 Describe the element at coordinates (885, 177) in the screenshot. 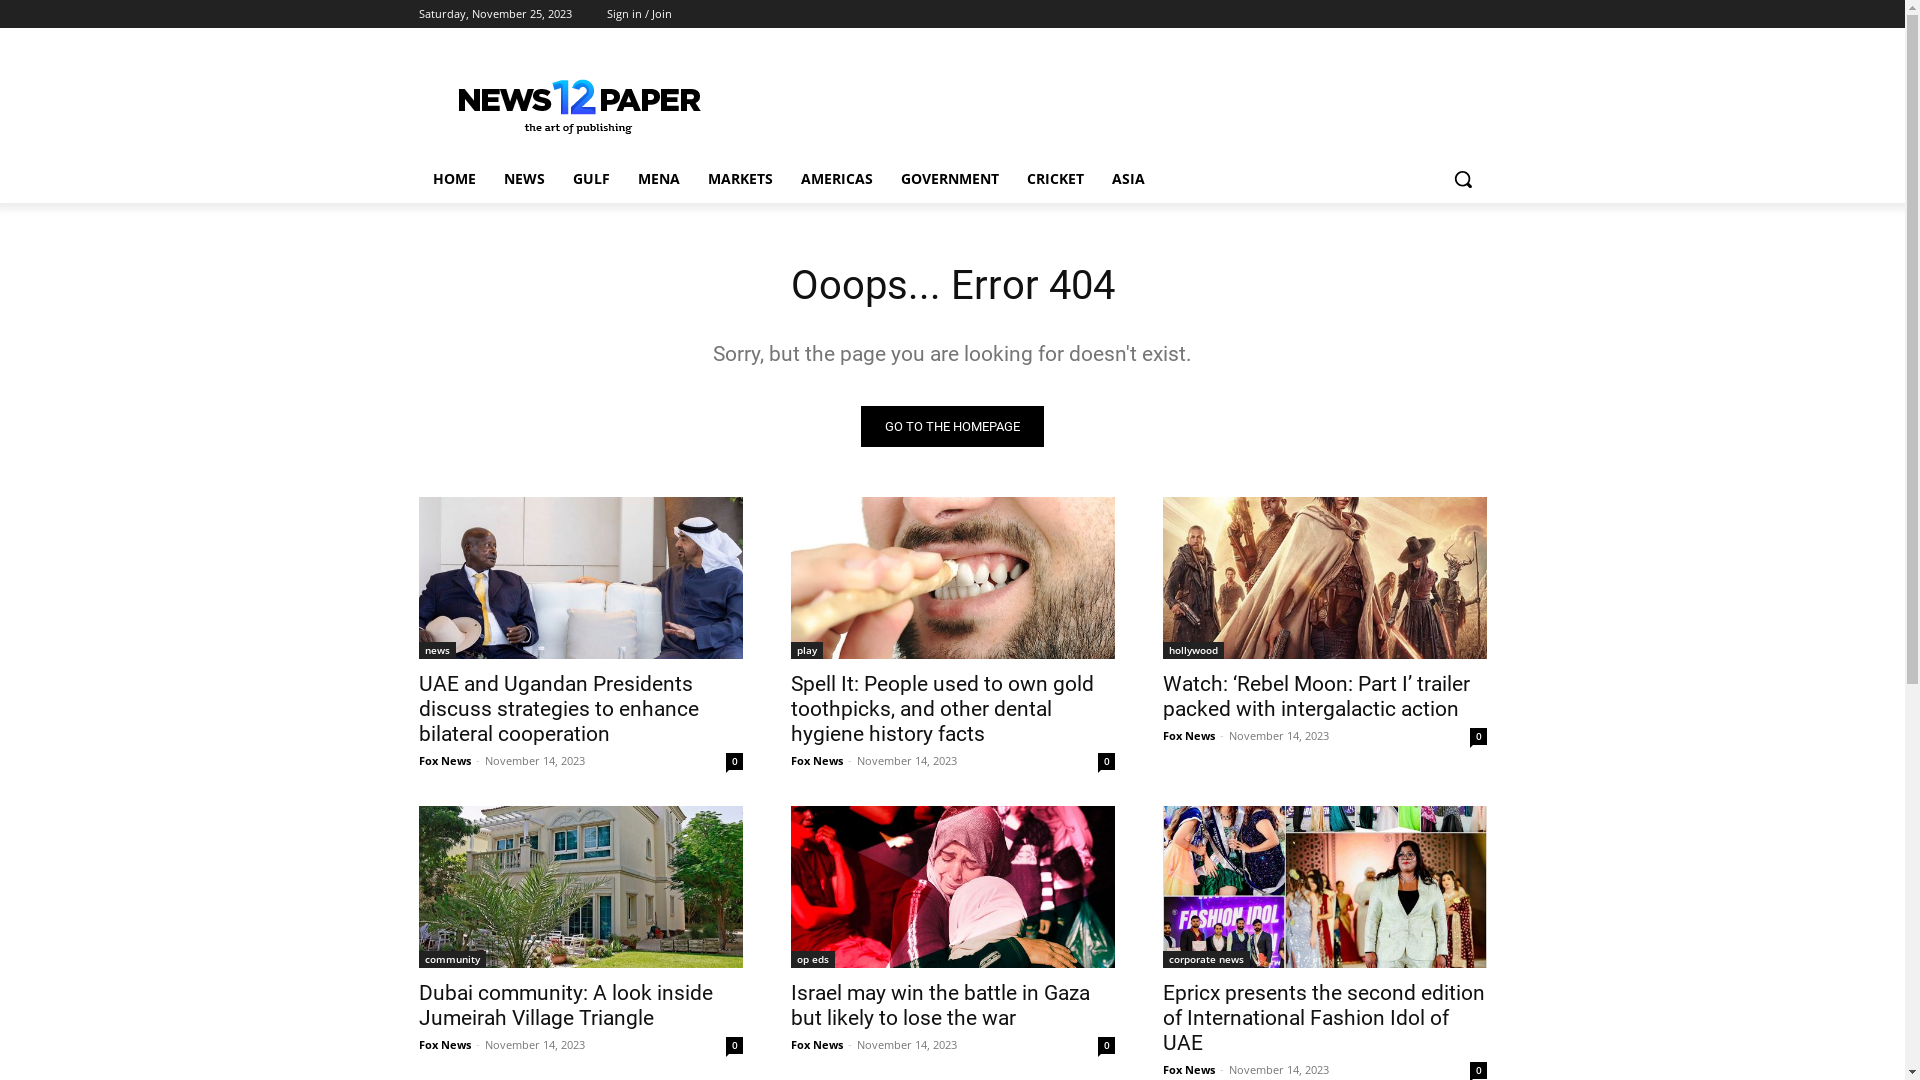

I see `'GOVERNMENT'` at that location.